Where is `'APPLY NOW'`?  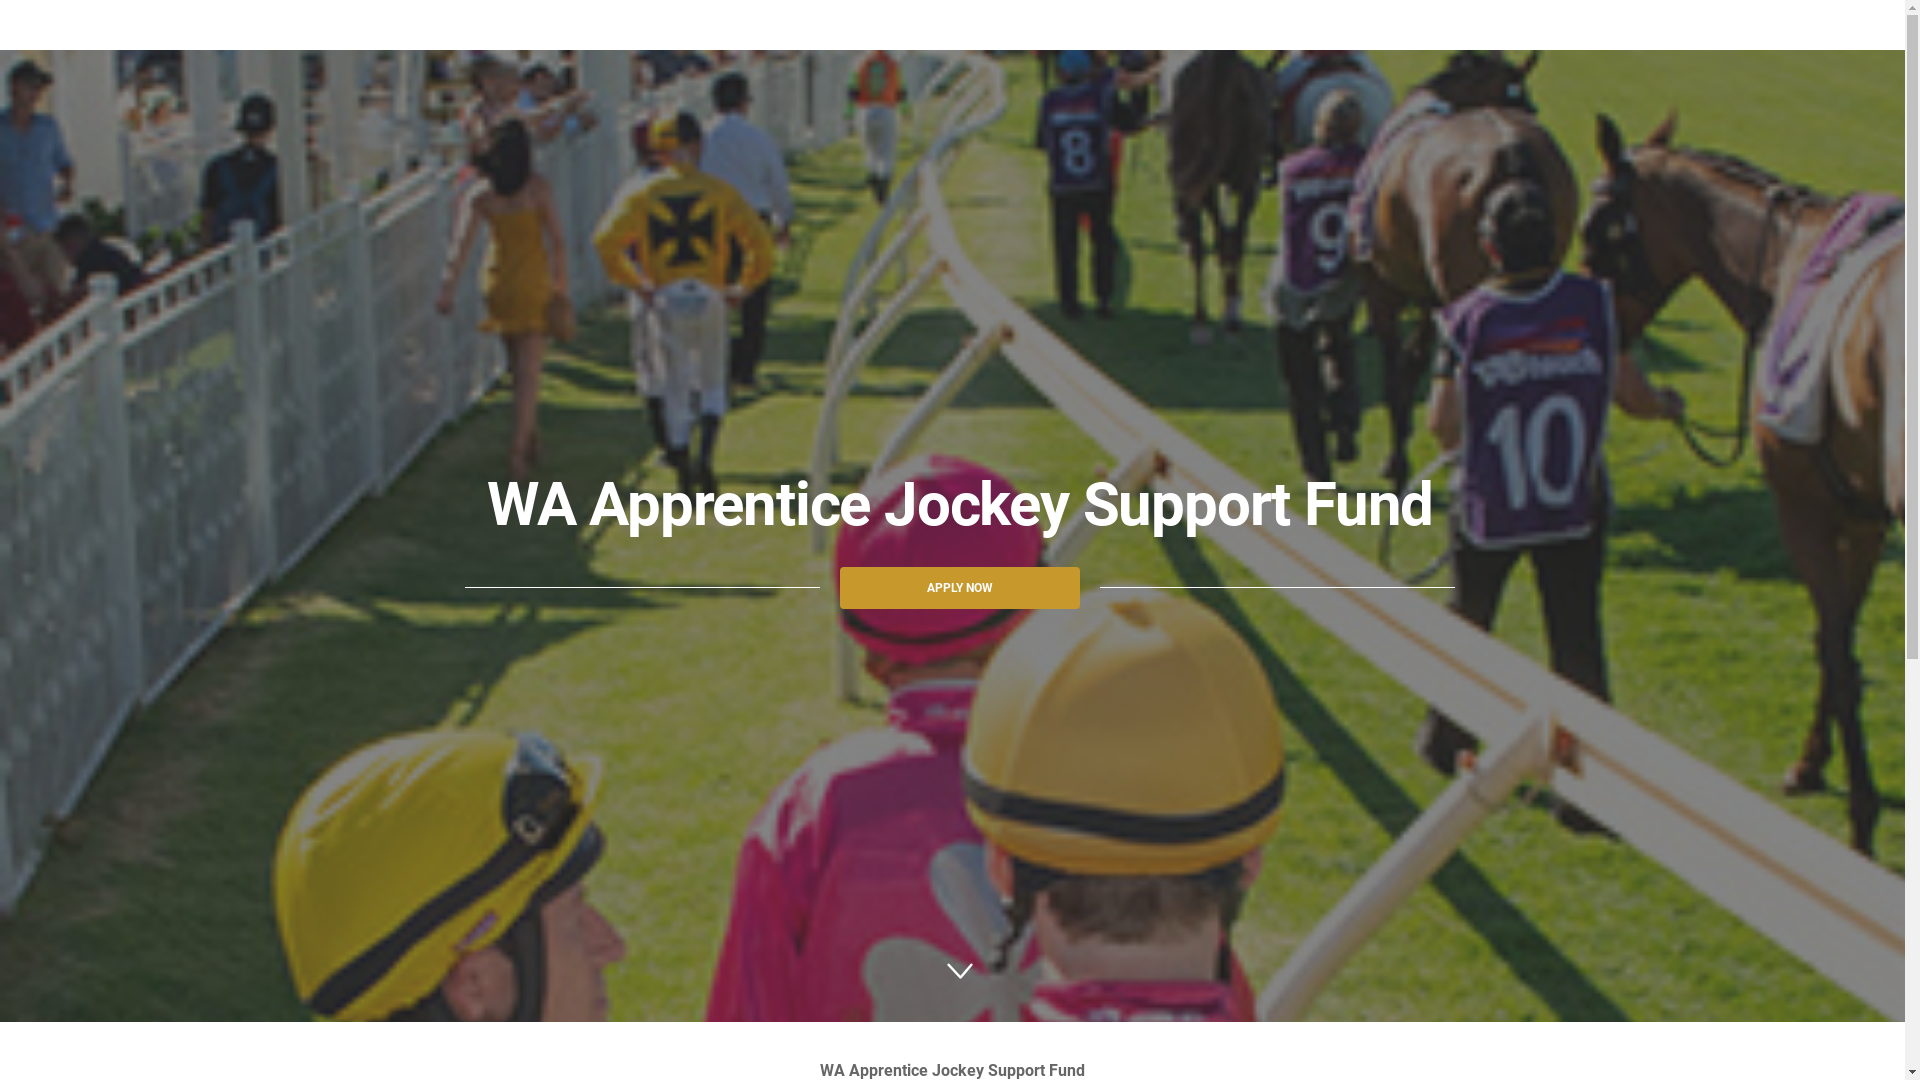 'APPLY NOW' is located at coordinates (960, 586).